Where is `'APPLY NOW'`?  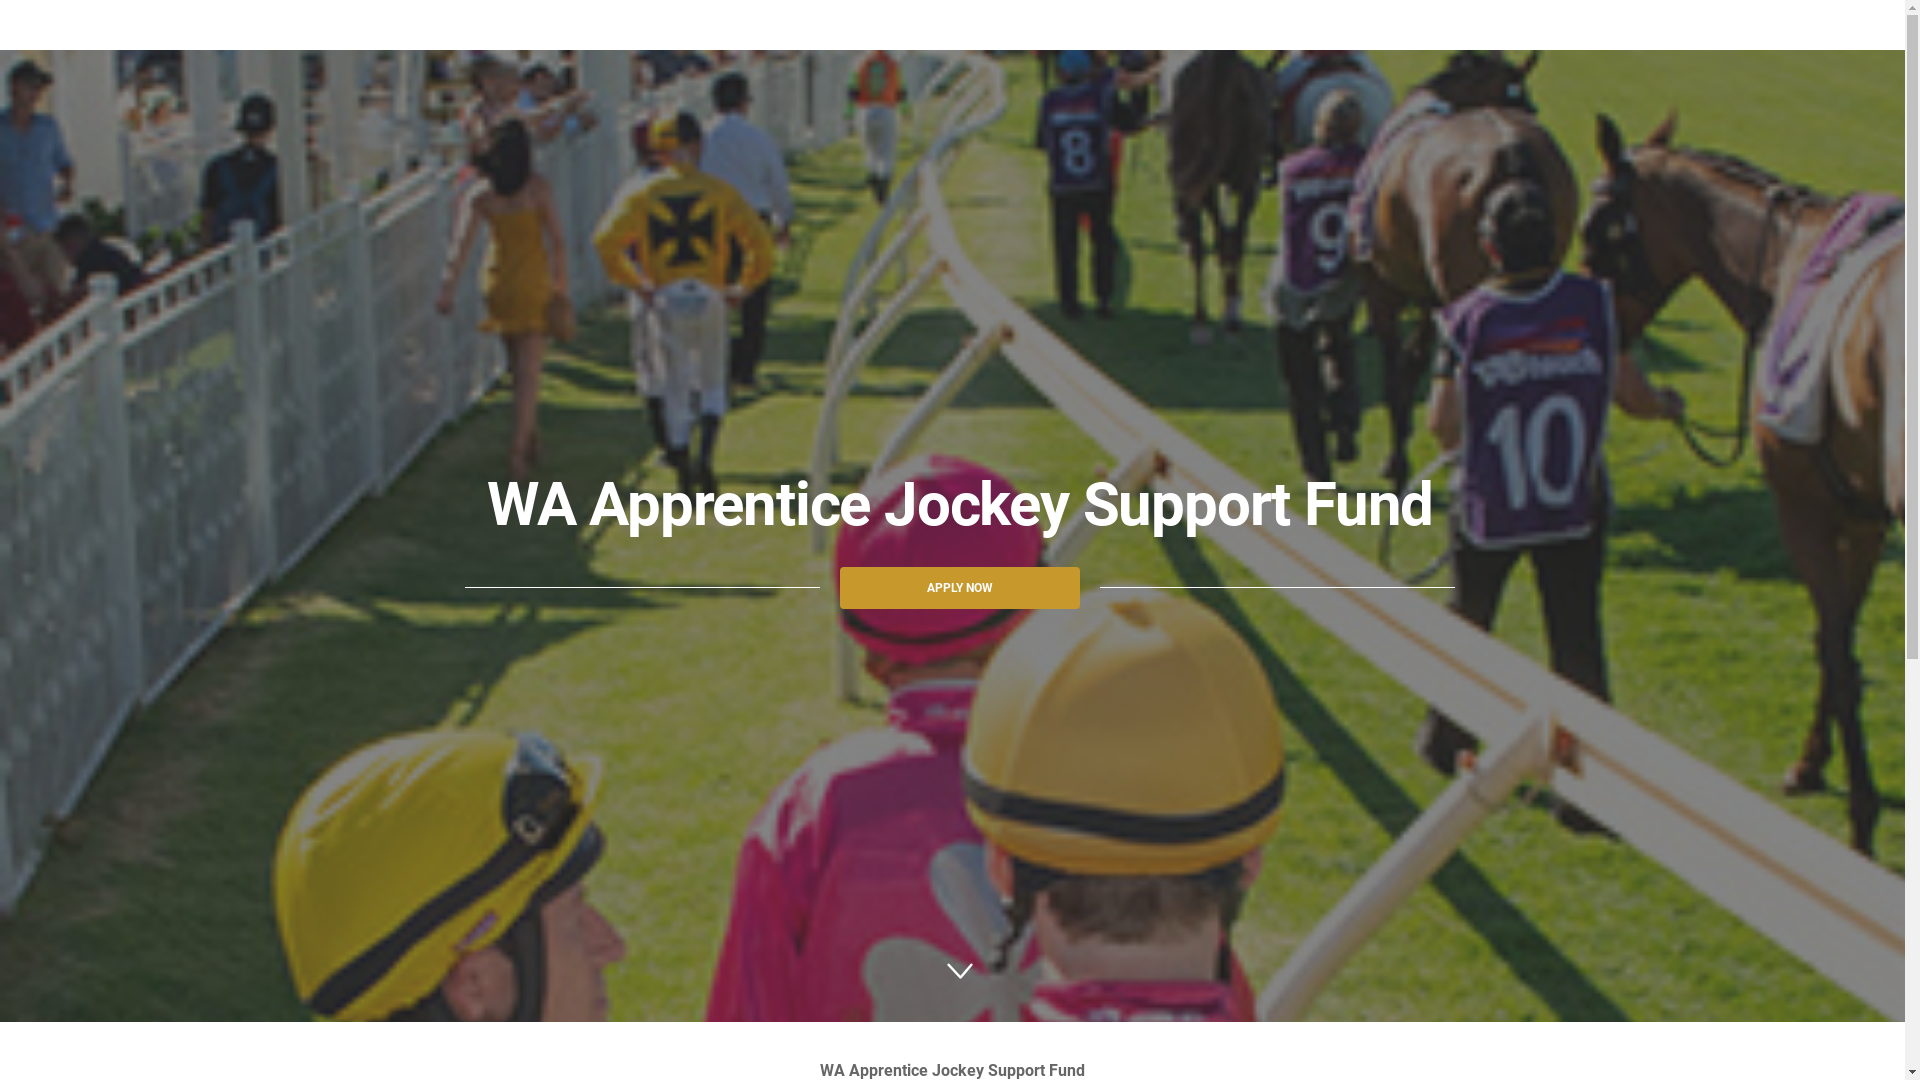 'APPLY NOW' is located at coordinates (960, 586).